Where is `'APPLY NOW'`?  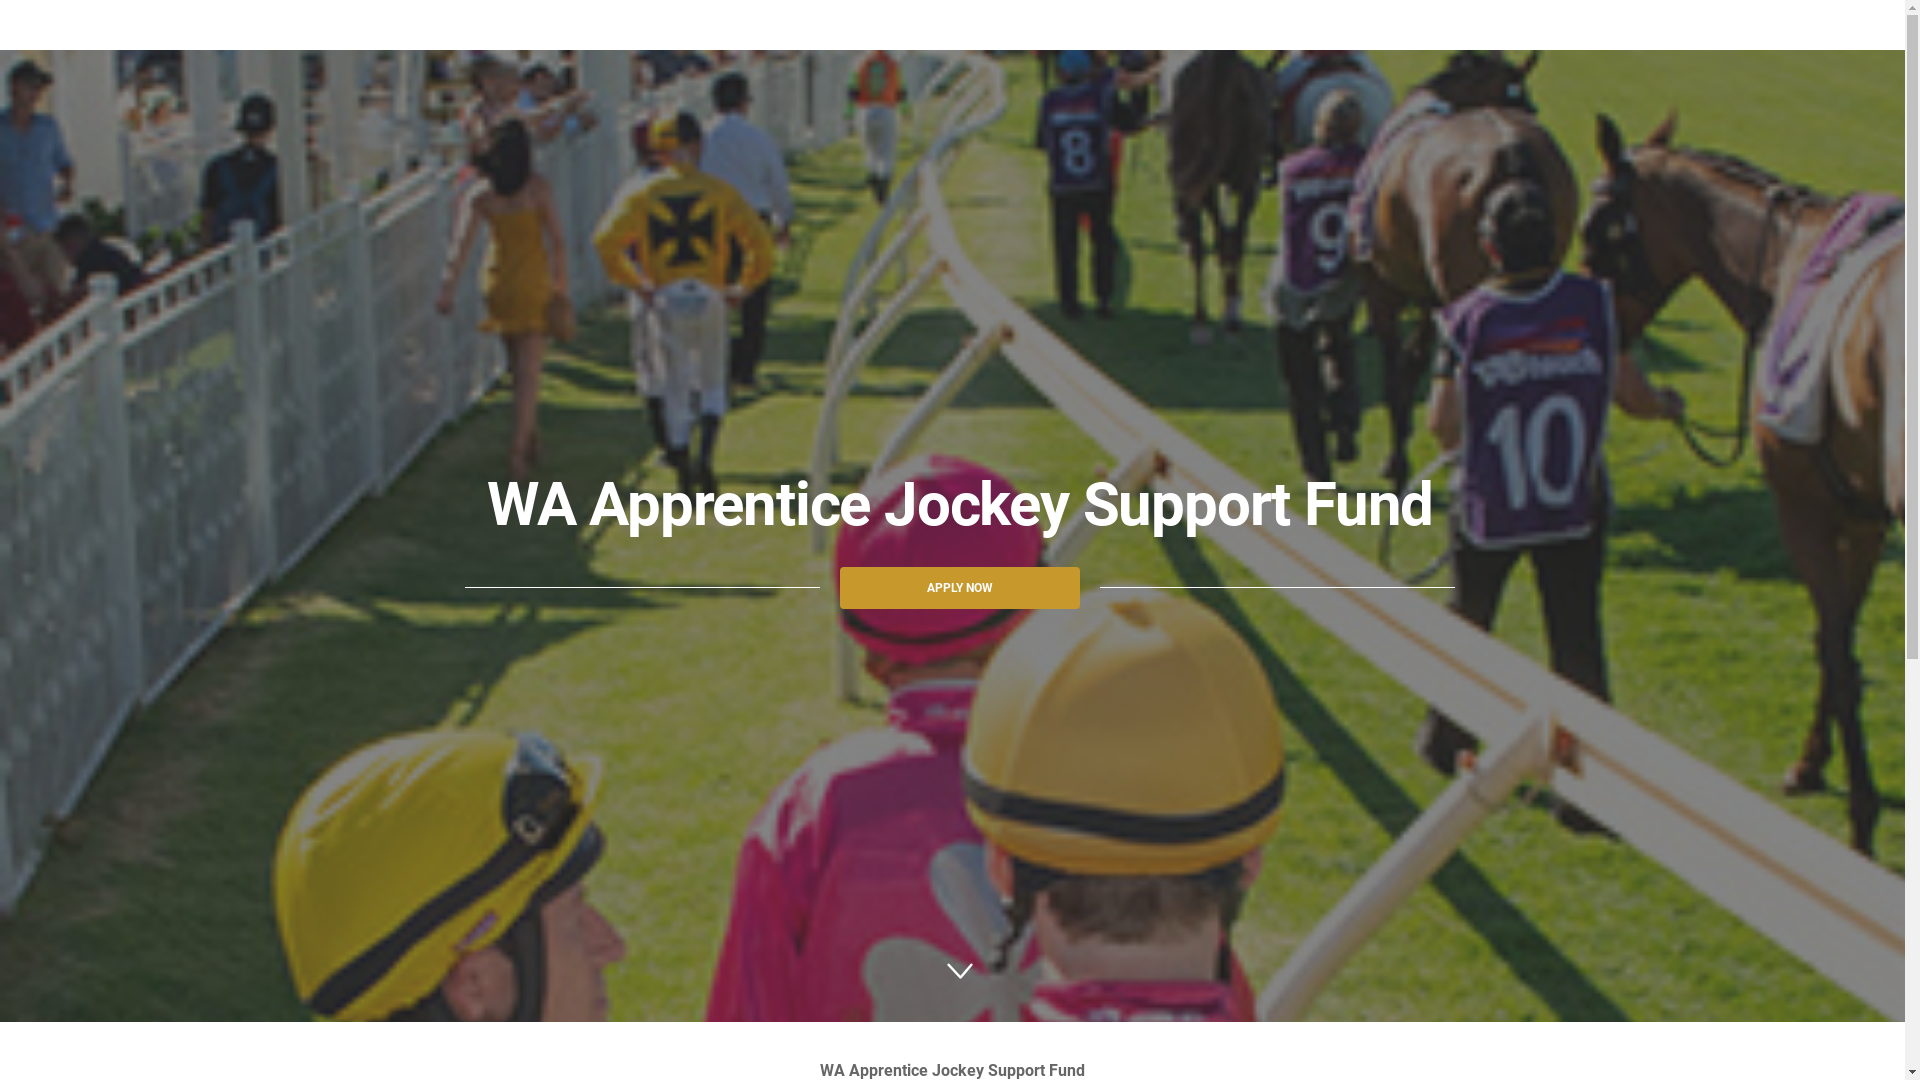 'APPLY NOW' is located at coordinates (960, 586).